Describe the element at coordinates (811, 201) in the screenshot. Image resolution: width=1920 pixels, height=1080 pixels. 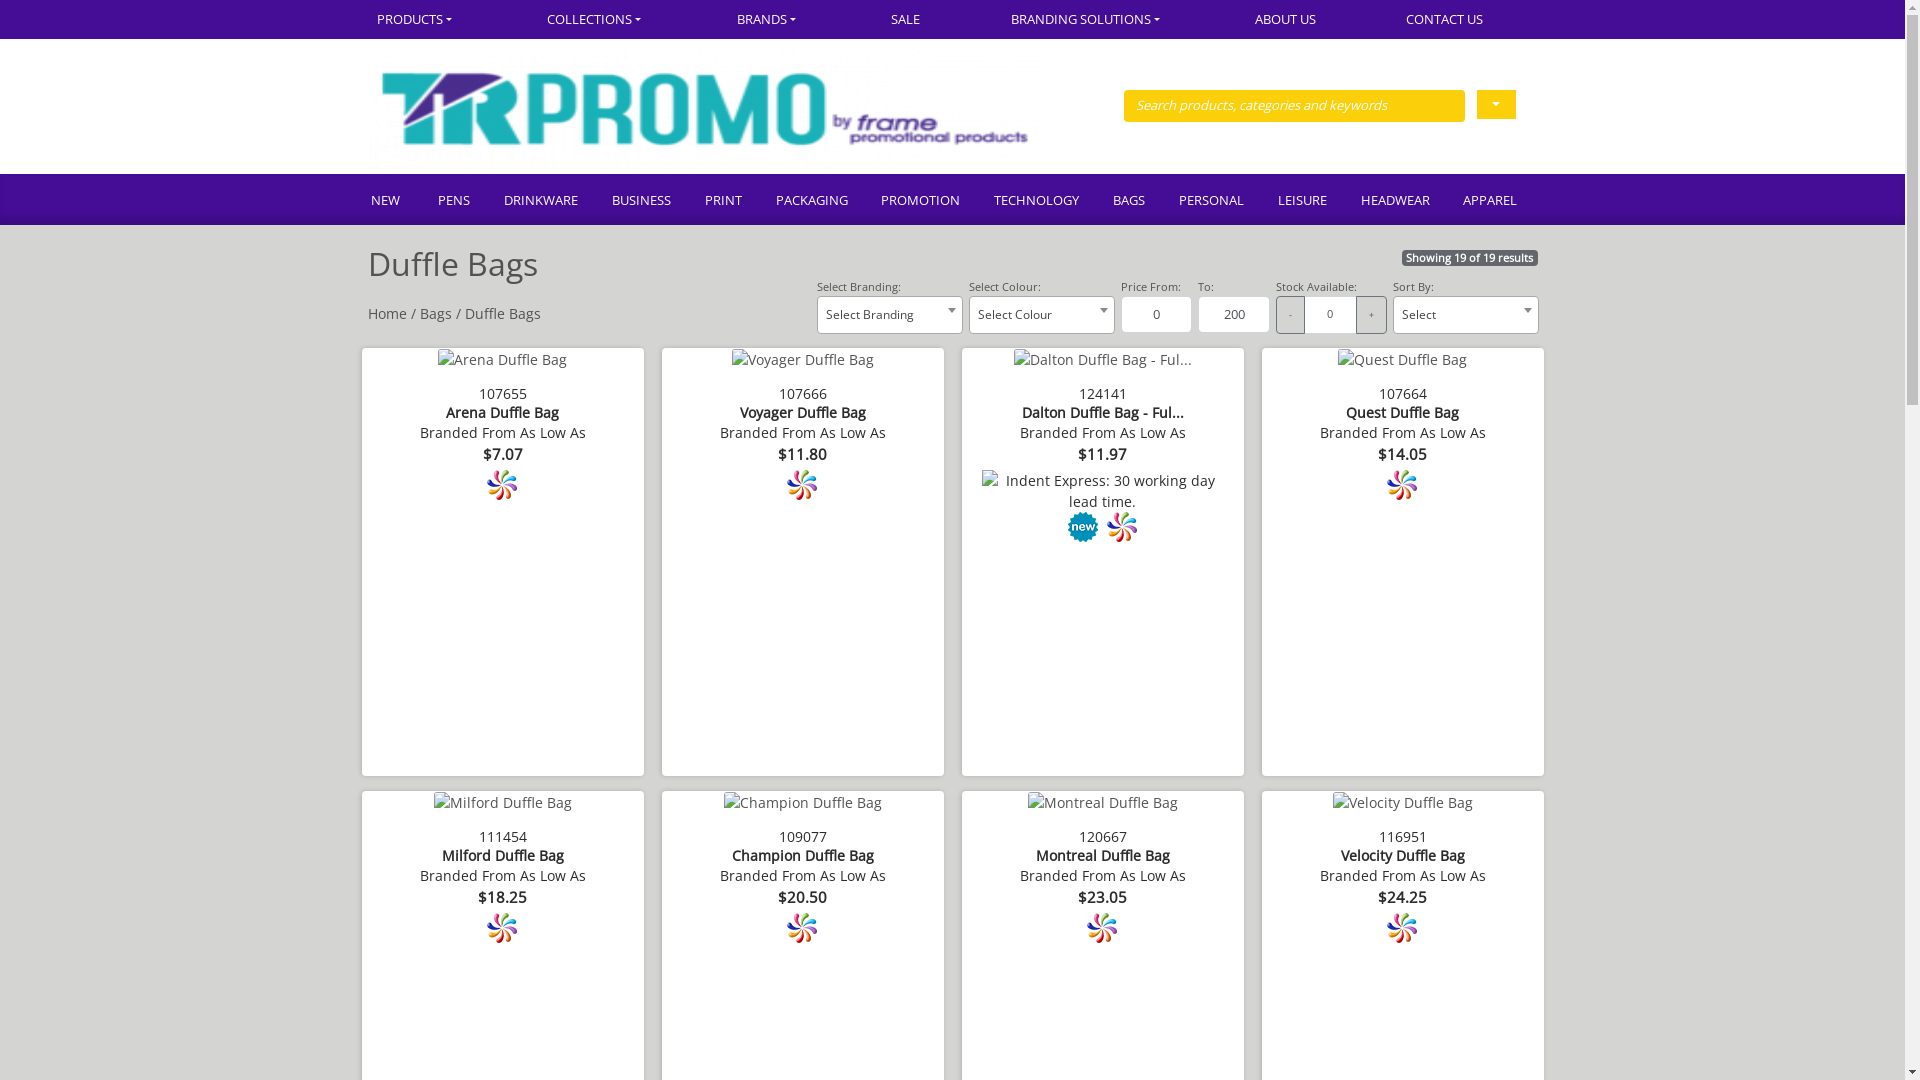
I see `'PACKAGING'` at that location.